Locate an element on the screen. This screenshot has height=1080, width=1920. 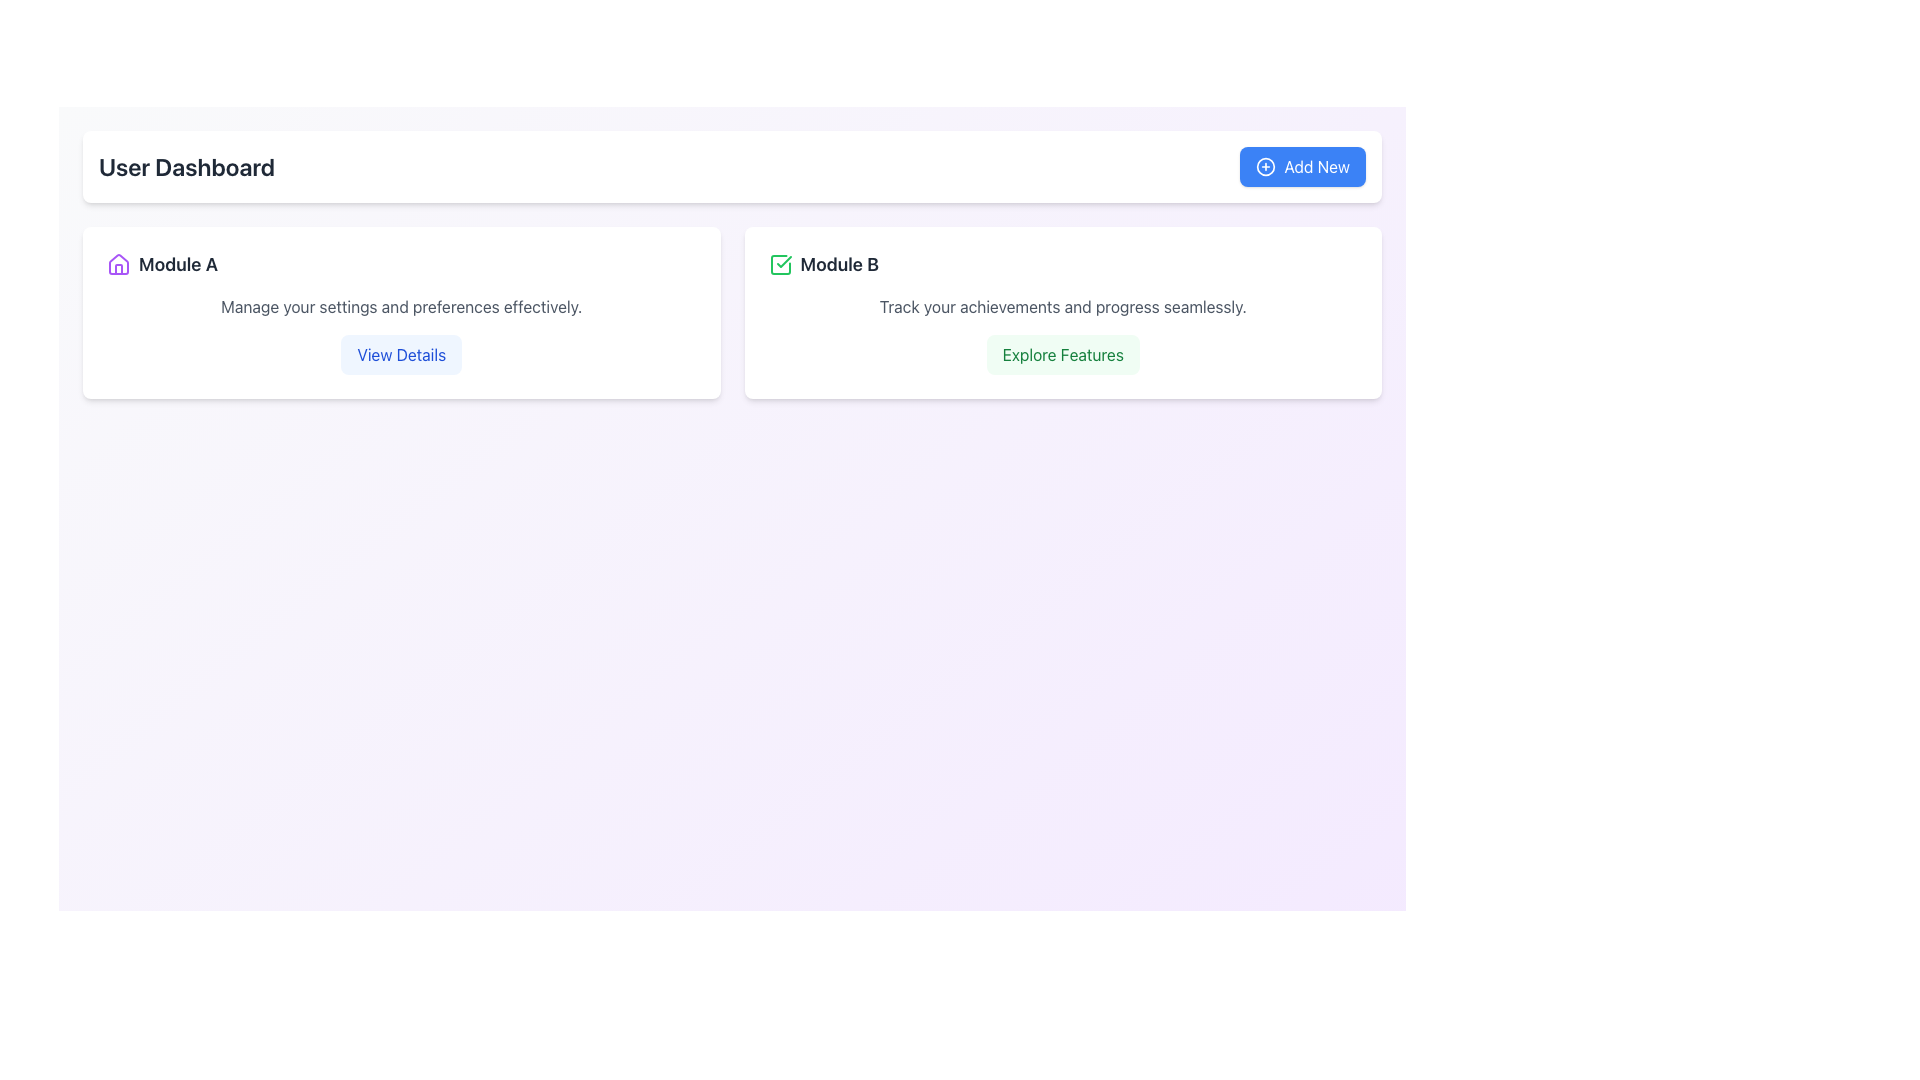
the purple outlined house icon located in the header area of the 'Module A' card, positioned to the left of the text 'Module A' is located at coordinates (118, 262).